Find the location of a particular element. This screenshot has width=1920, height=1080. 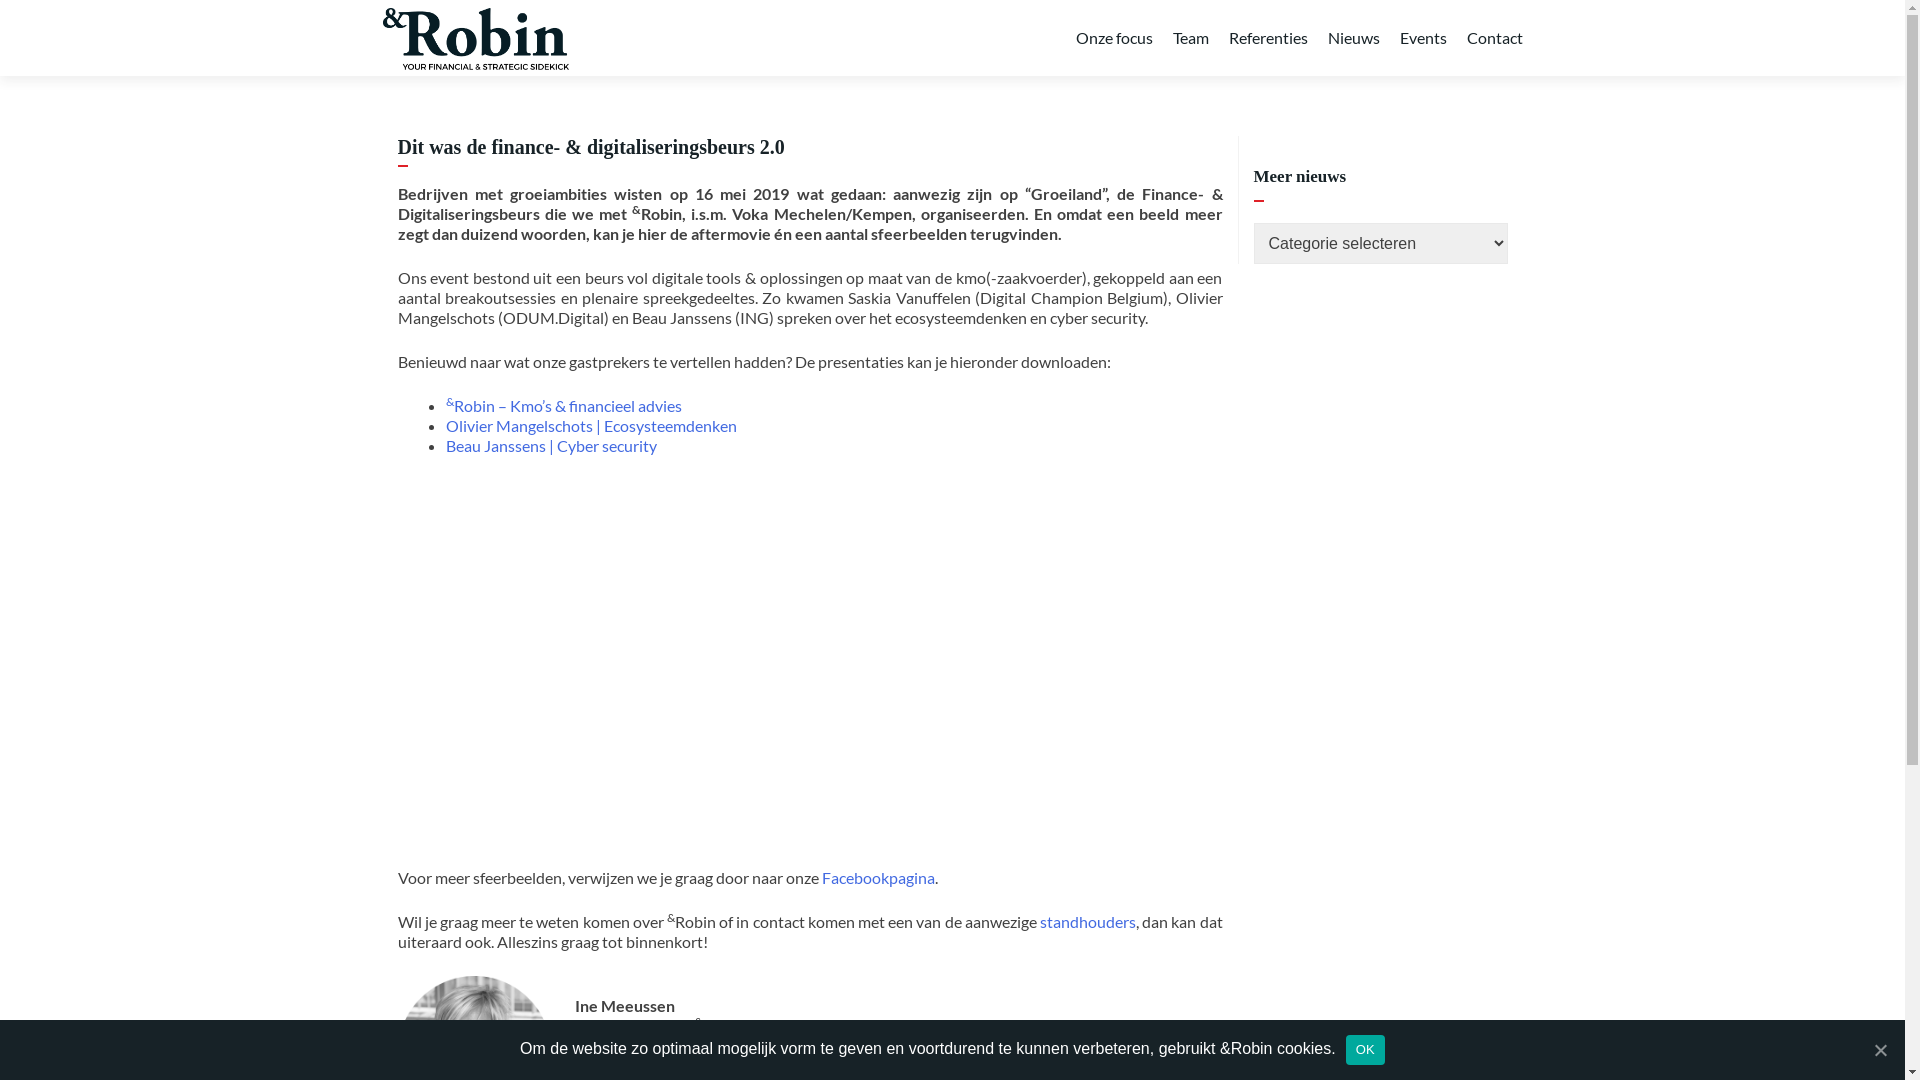

'Olivier Mangelschots | Ecosysteemdenken' is located at coordinates (590, 424).